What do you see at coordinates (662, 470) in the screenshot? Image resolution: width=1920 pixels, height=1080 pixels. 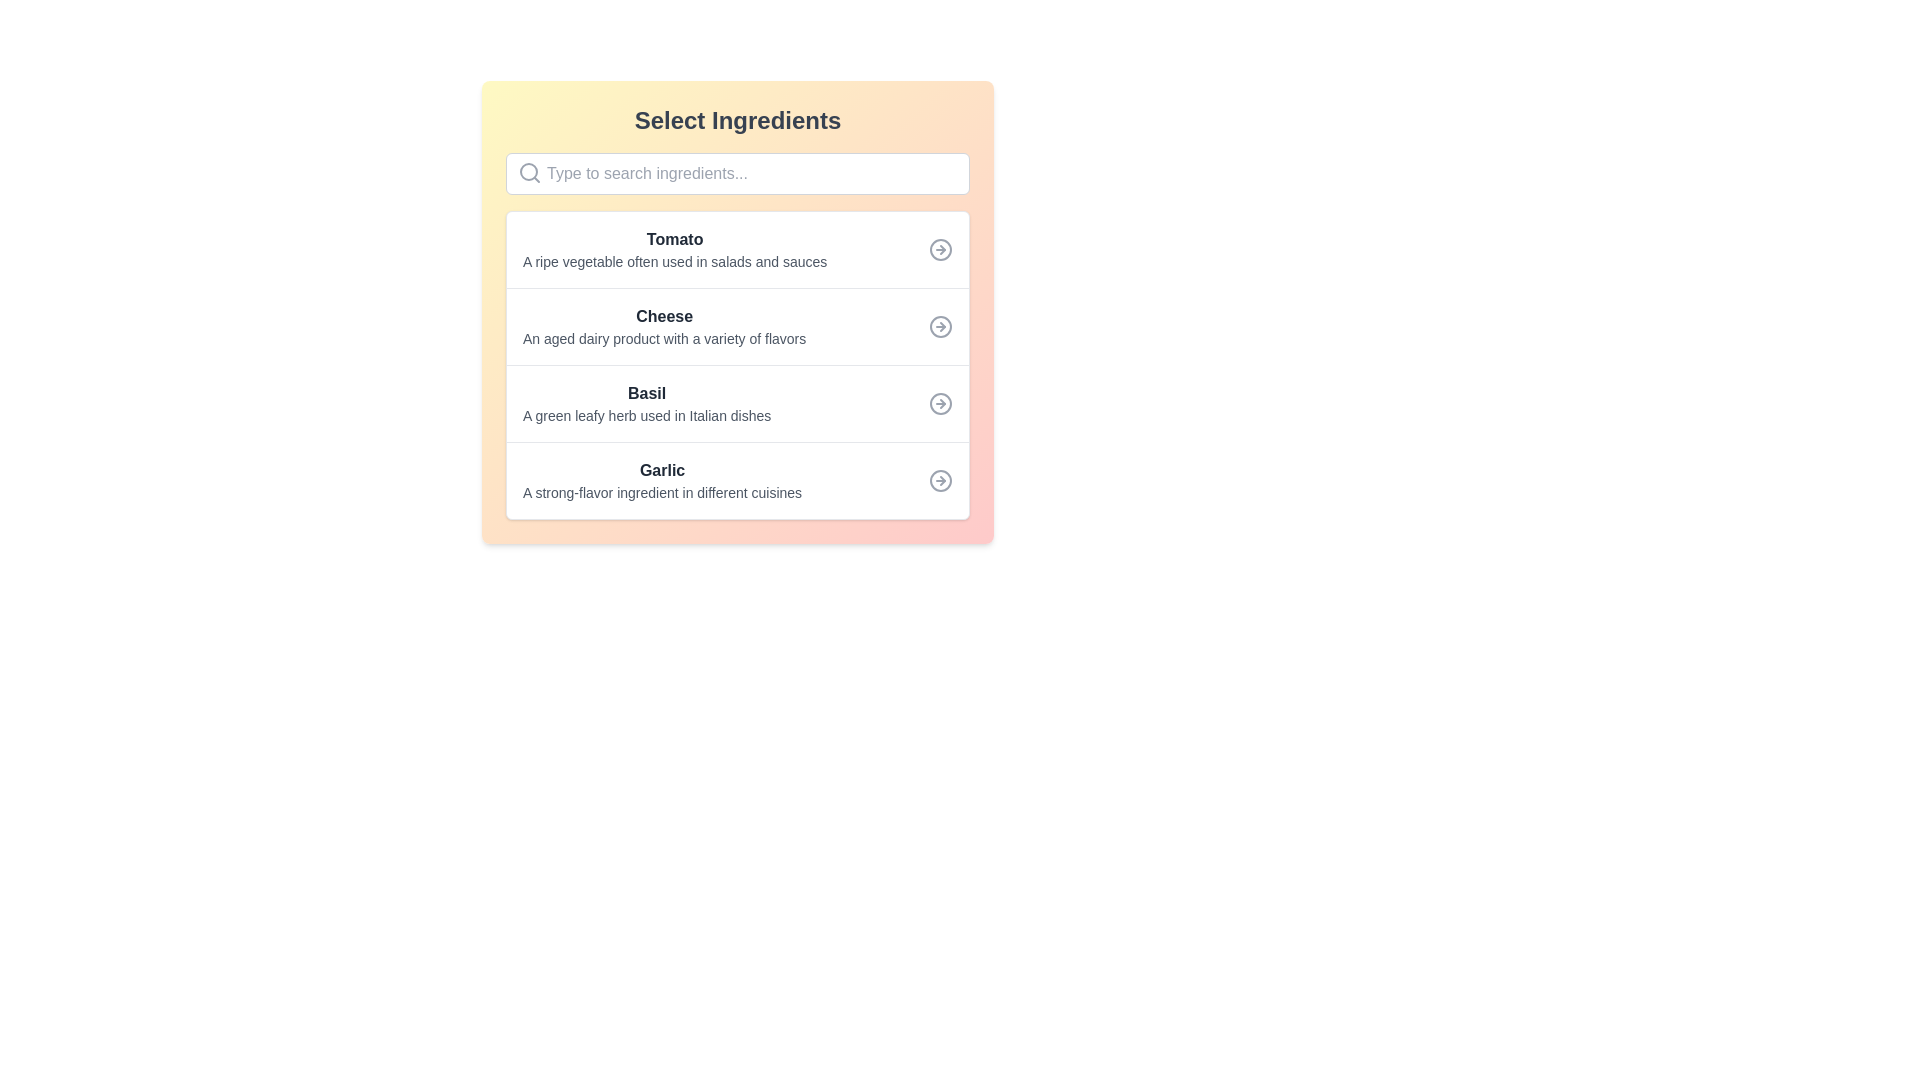 I see `the text content of the 'Garlic' label, which is the title for the fourth item in a vertically-stacked list located between 'Basil' and its descriptive text` at bounding box center [662, 470].